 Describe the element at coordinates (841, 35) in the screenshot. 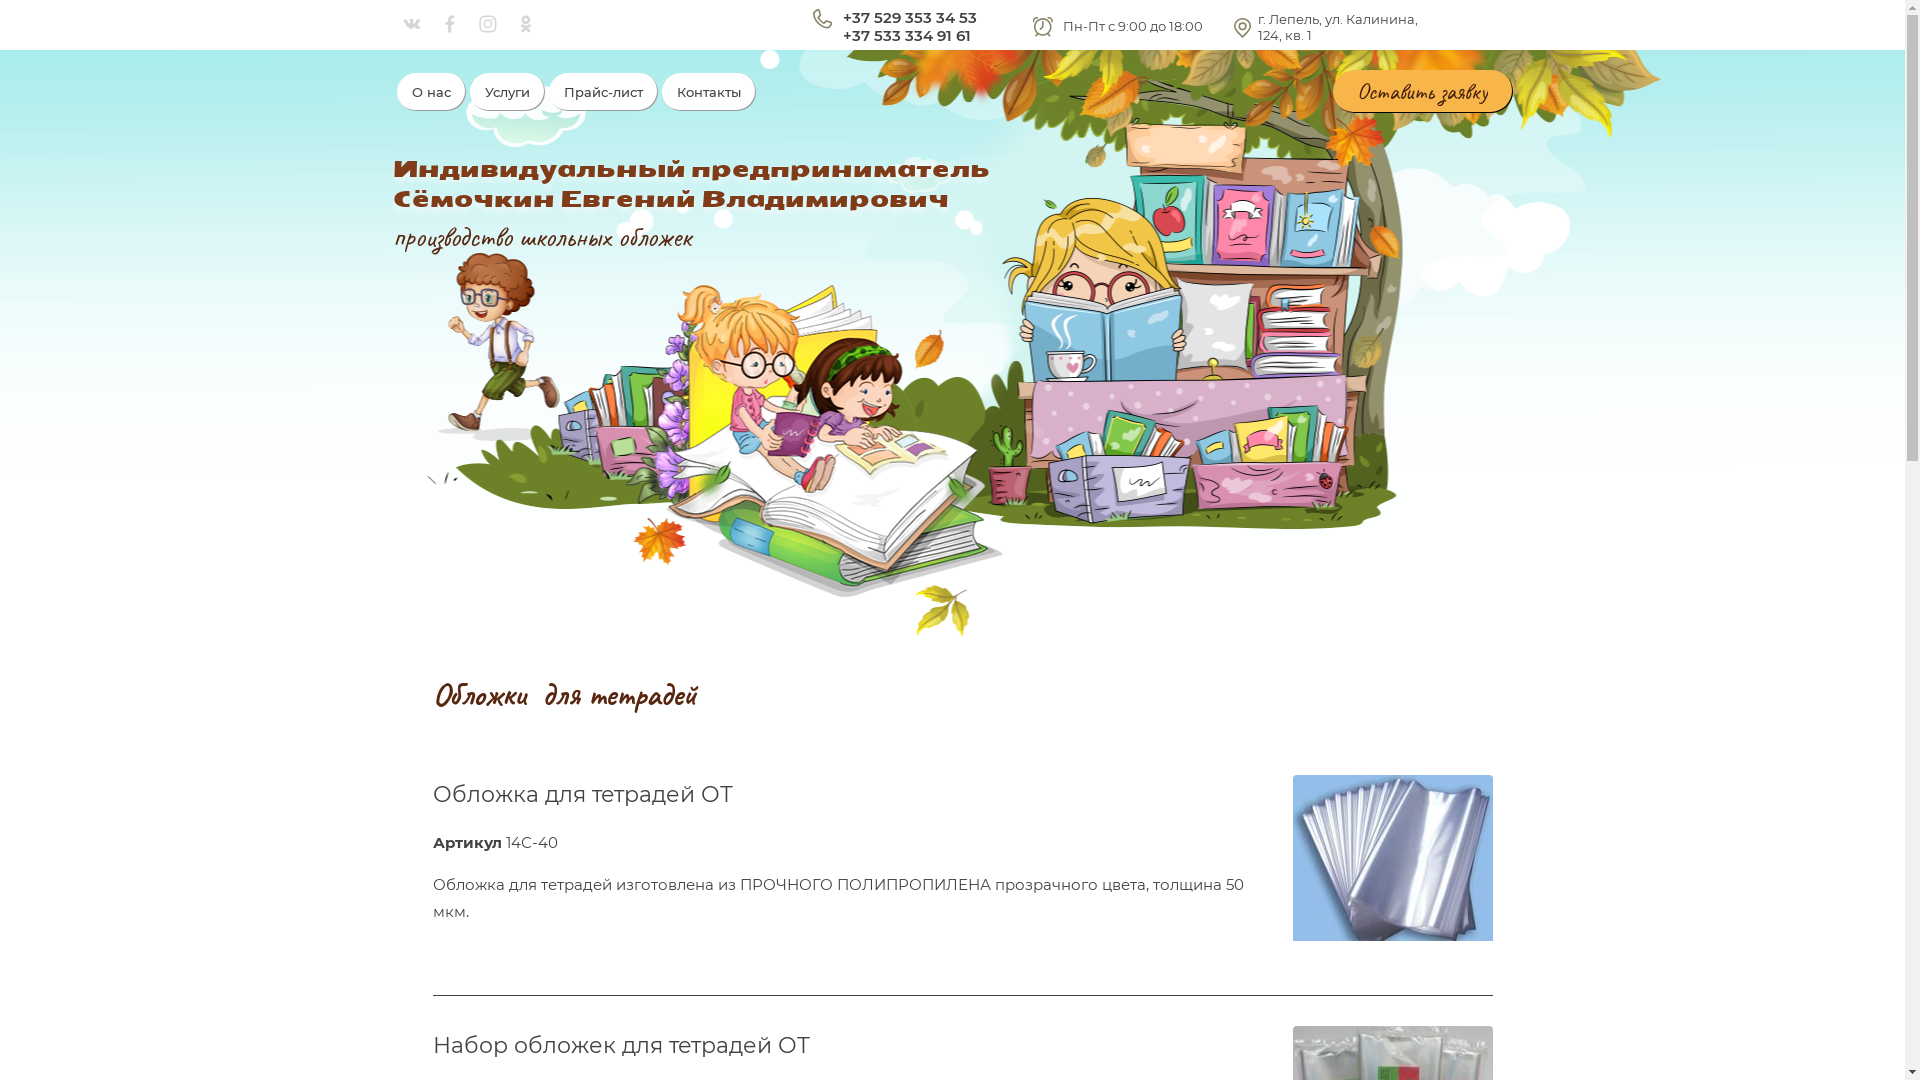

I see `'+37 533 334 91 61'` at that location.